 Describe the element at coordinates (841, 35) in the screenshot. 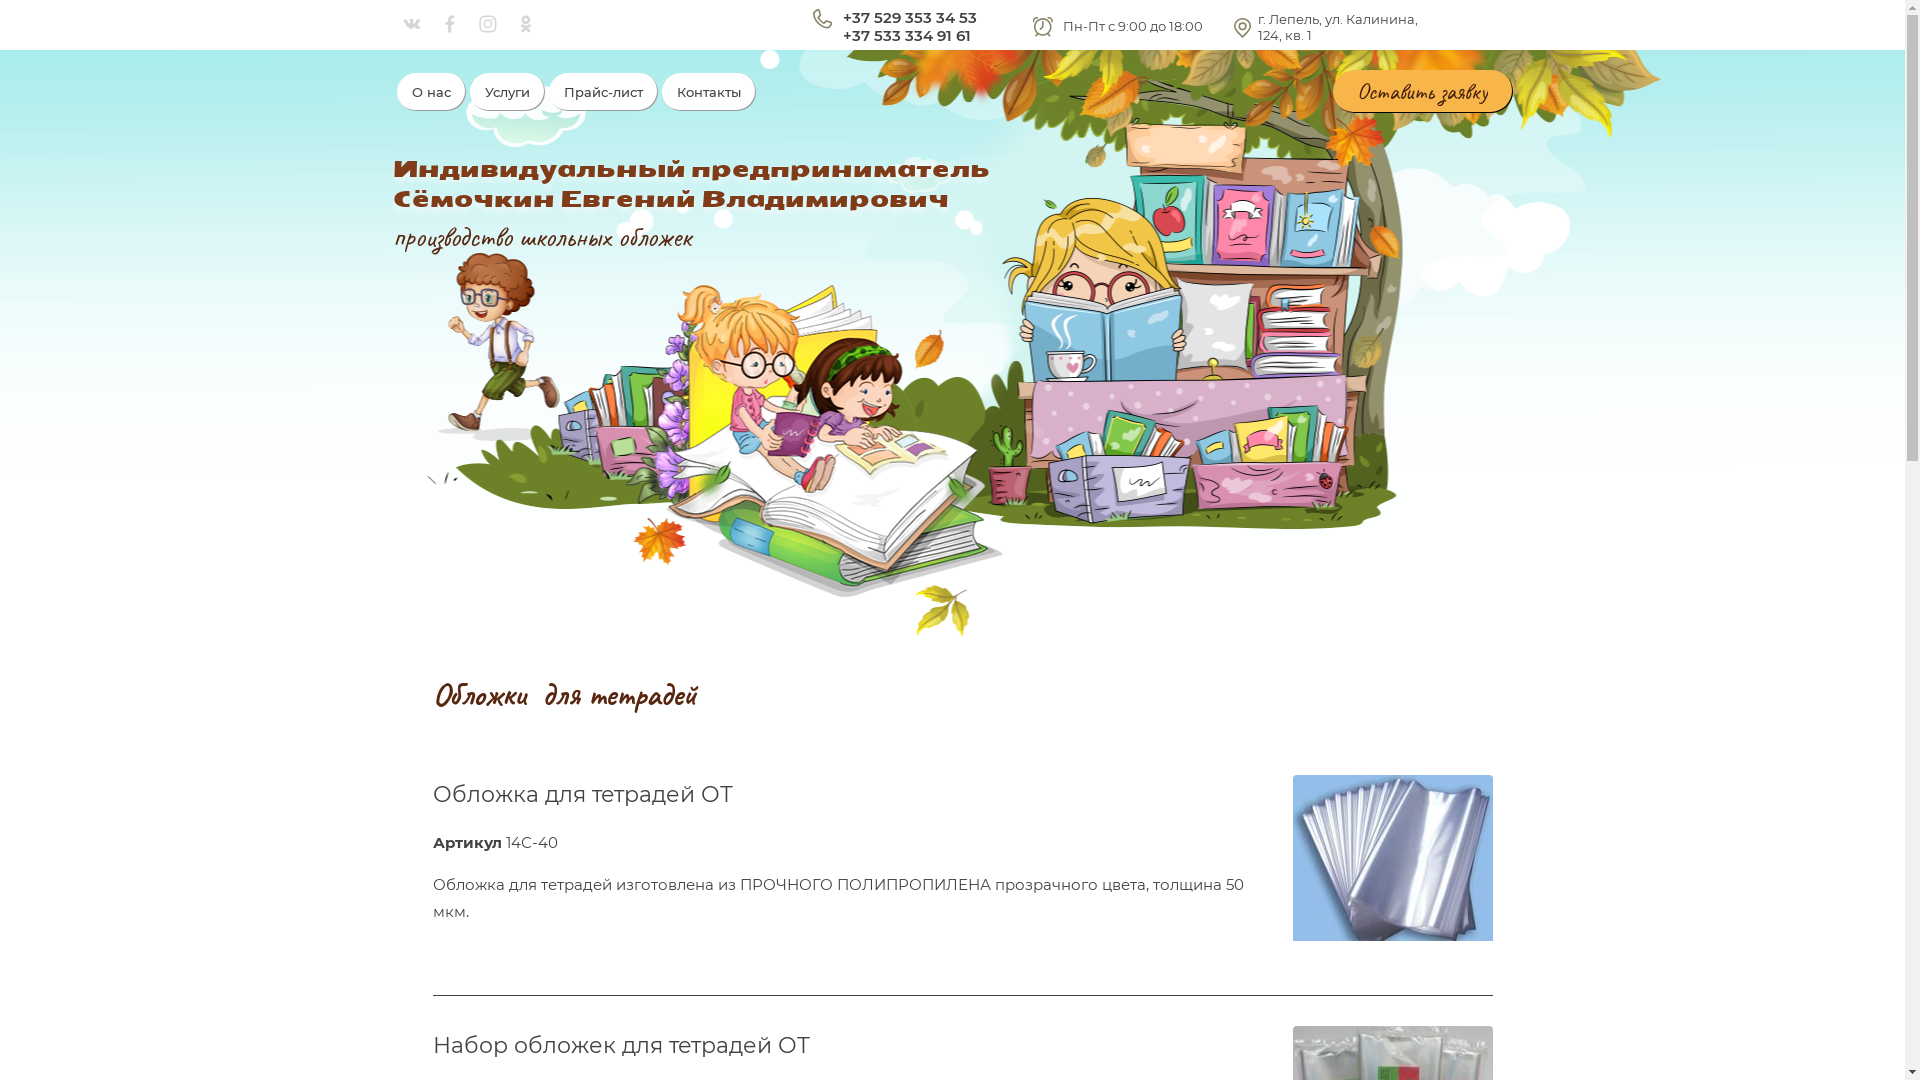

I see `'+37 533 334 91 61'` at that location.